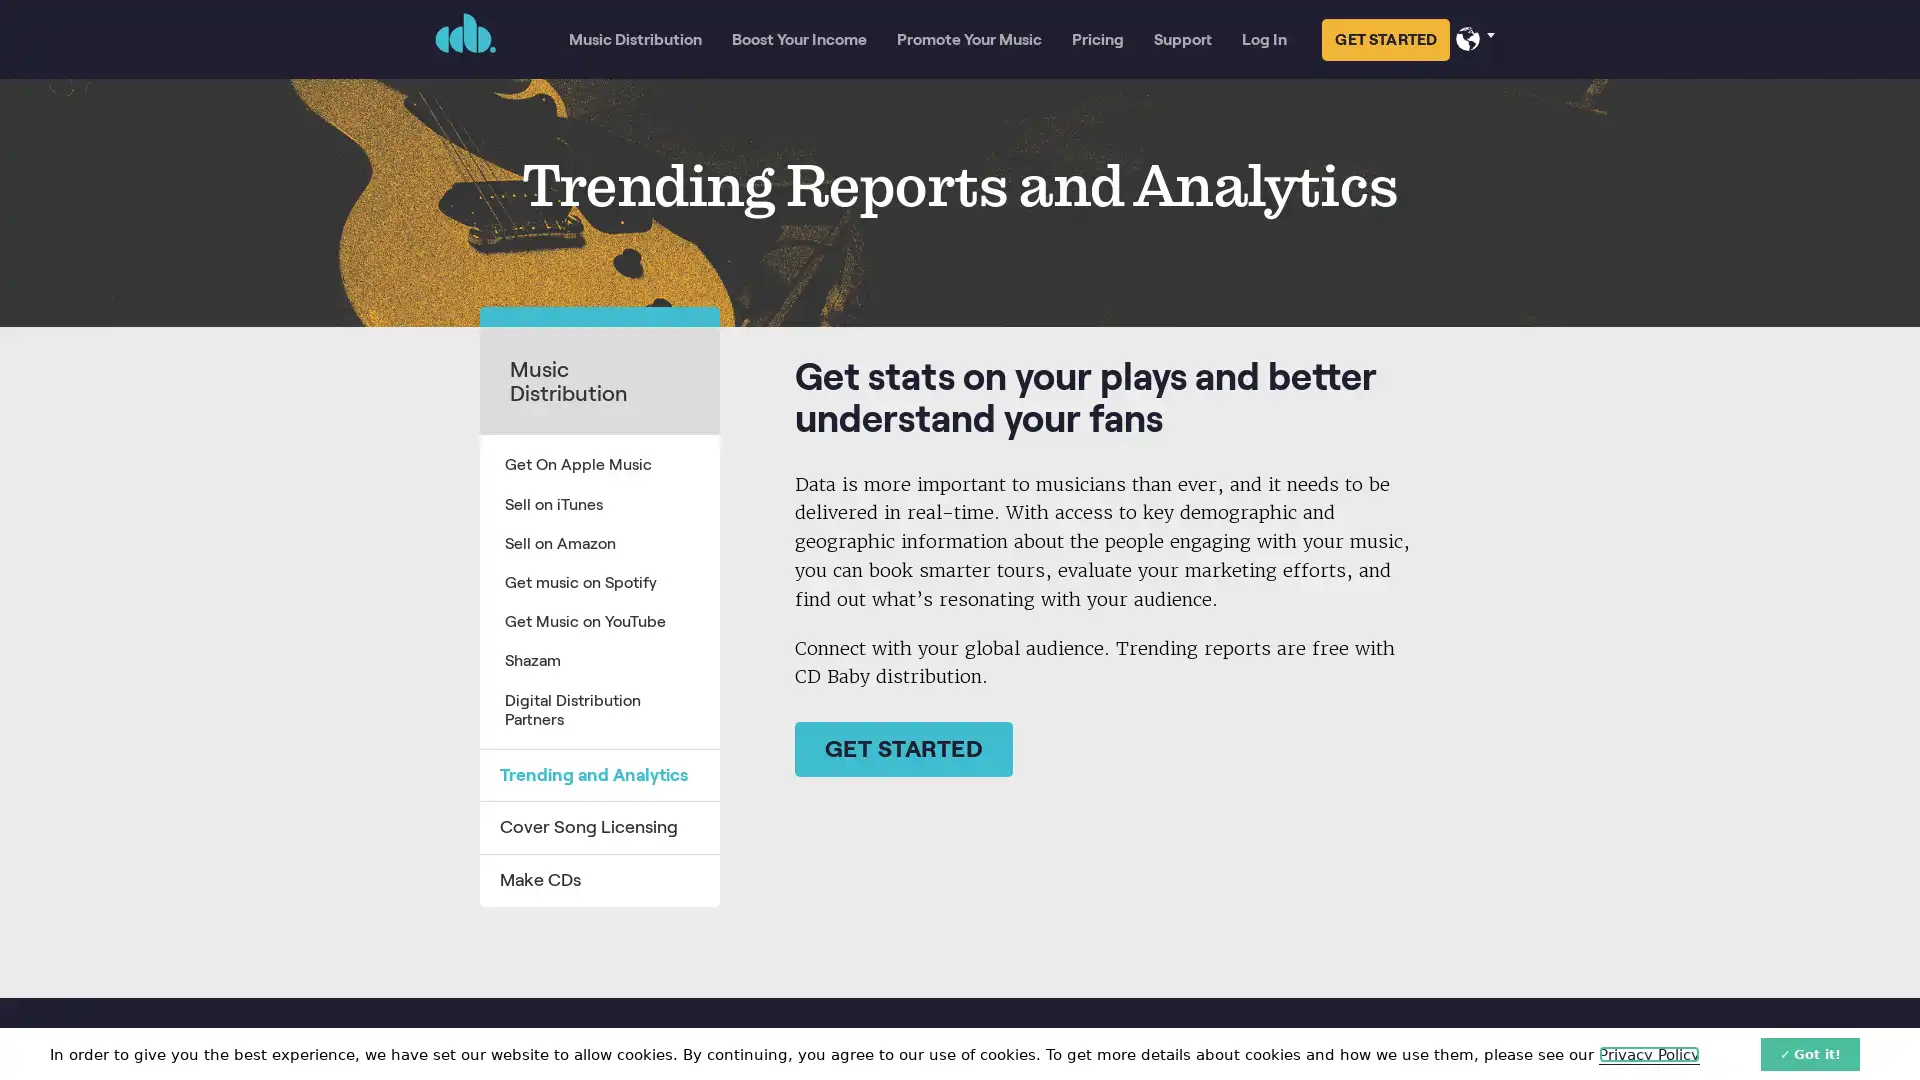  What do you see at coordinates (1468, 39) in the screenshot?
I see `Select your language` at bounding box center [1468, 39].